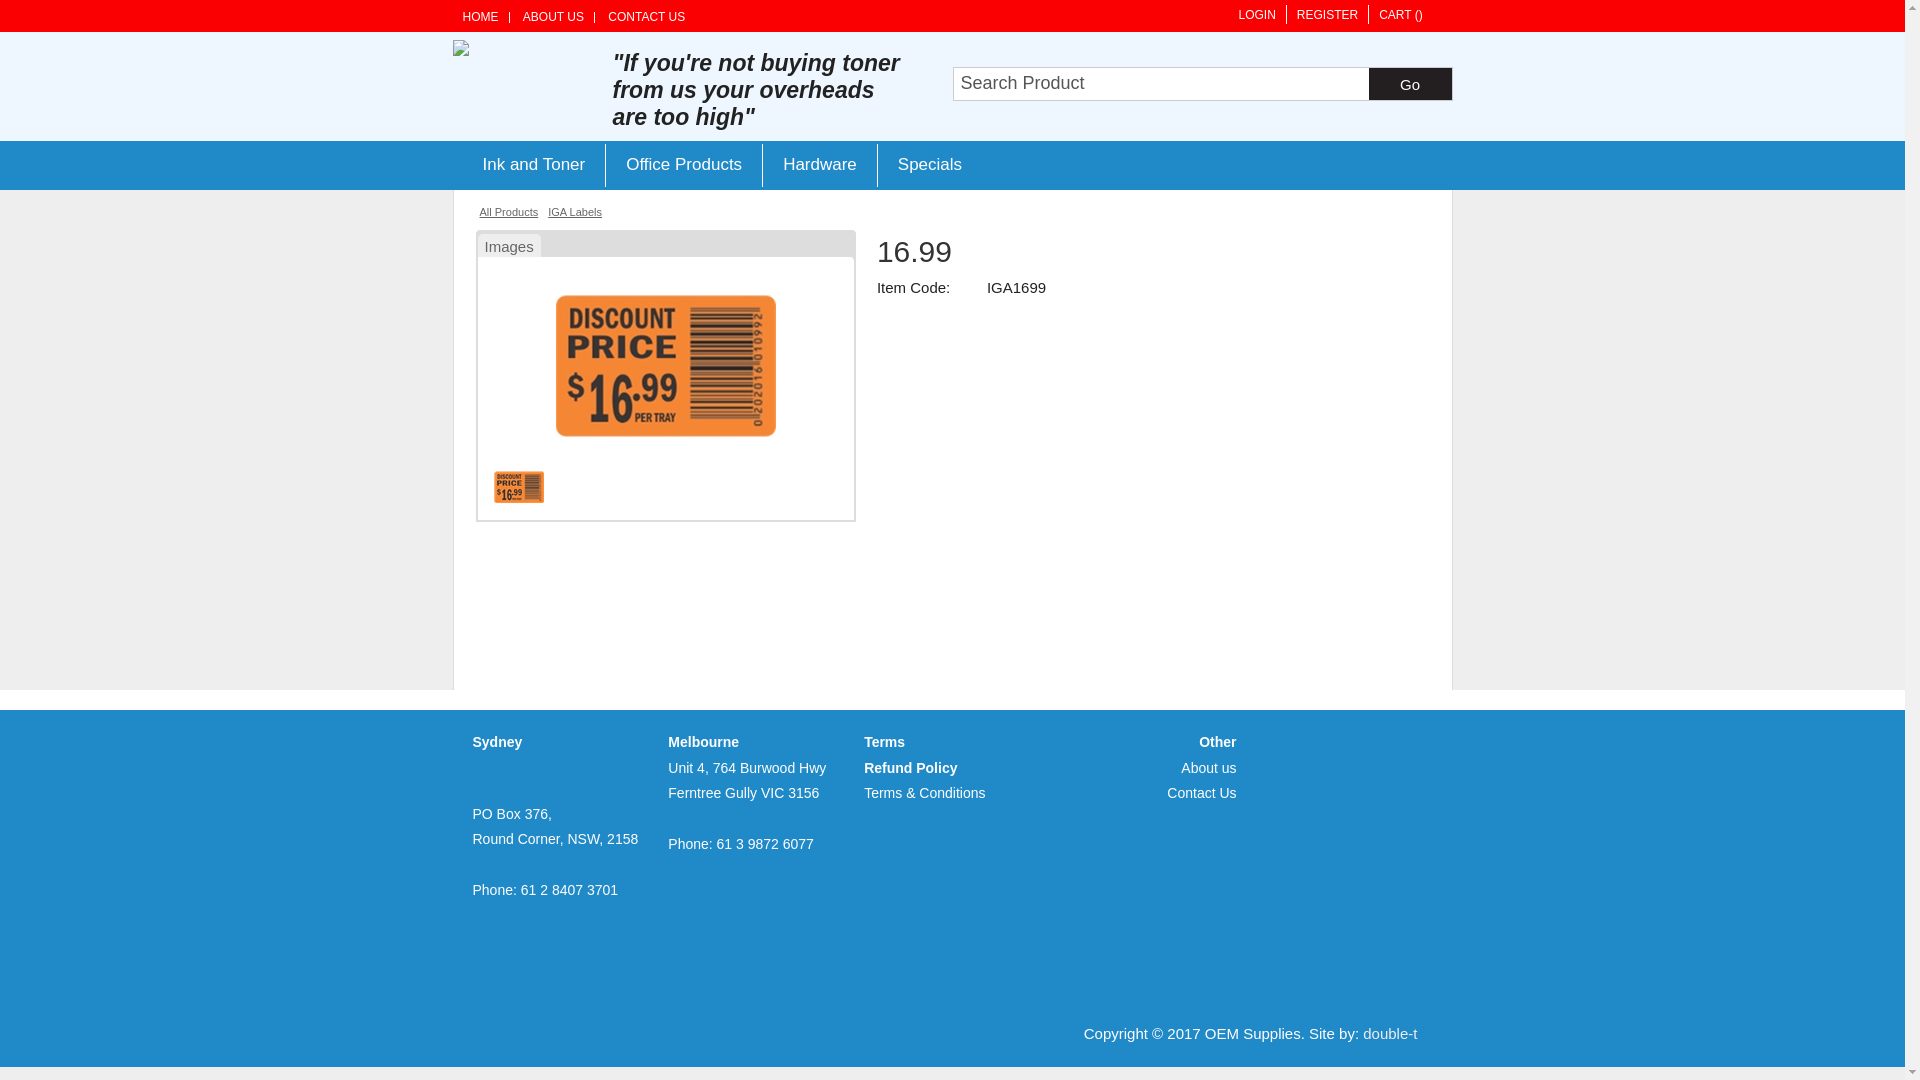  I want to click on 'REGISTER', so click(1326, 14).